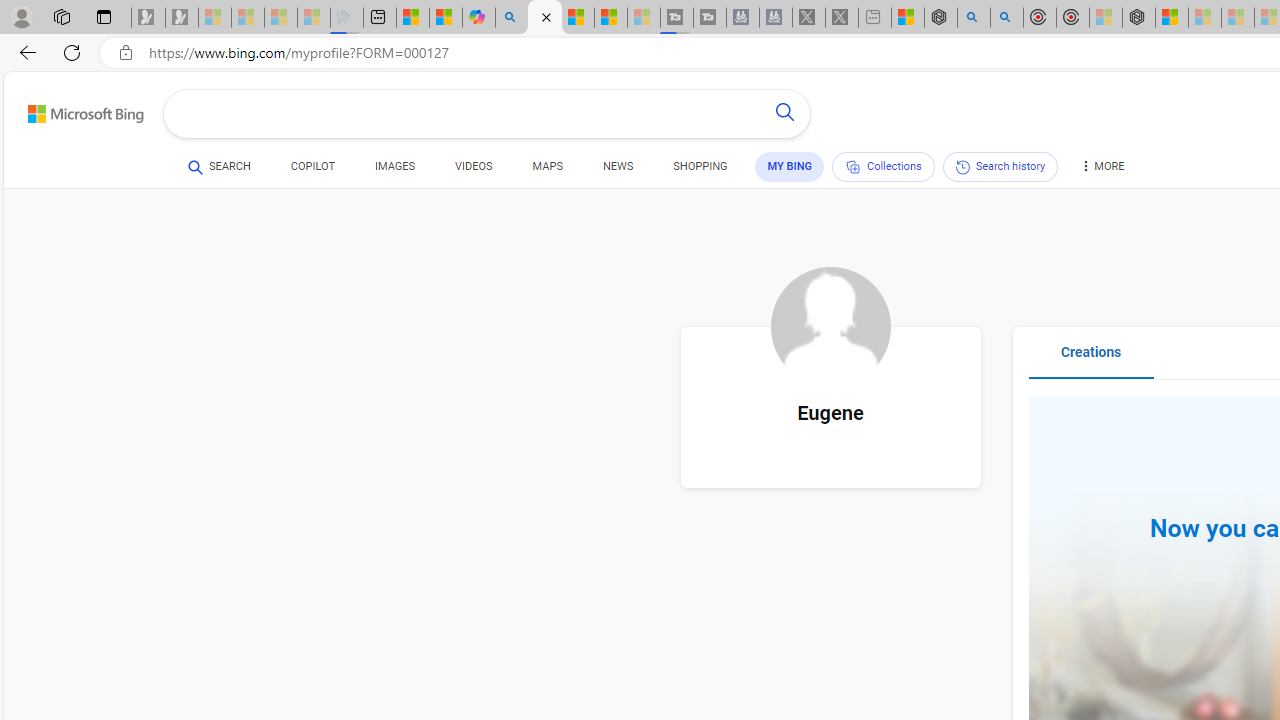  I want to click on 'COPILOT', so click(311, 168).